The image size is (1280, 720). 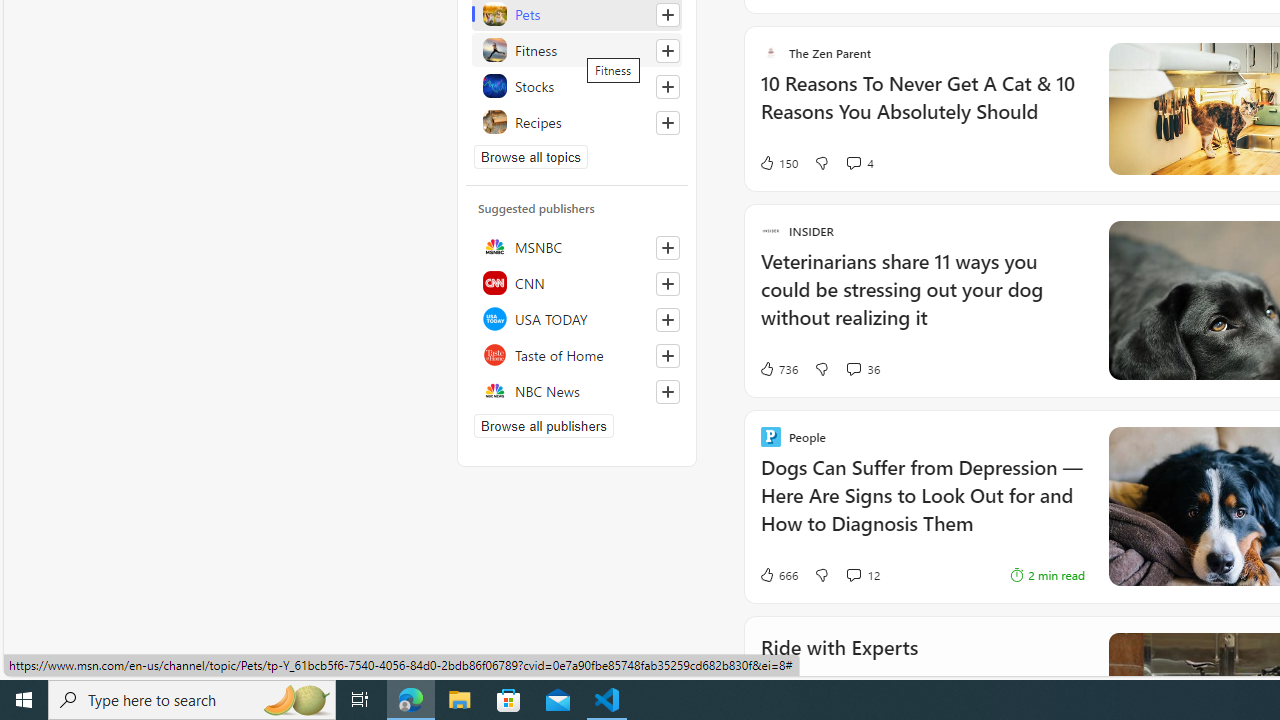 What do you see at coordinates (576, 122) in the screenshot?
I see `'Recipes'` at bounding box center [576, 122].